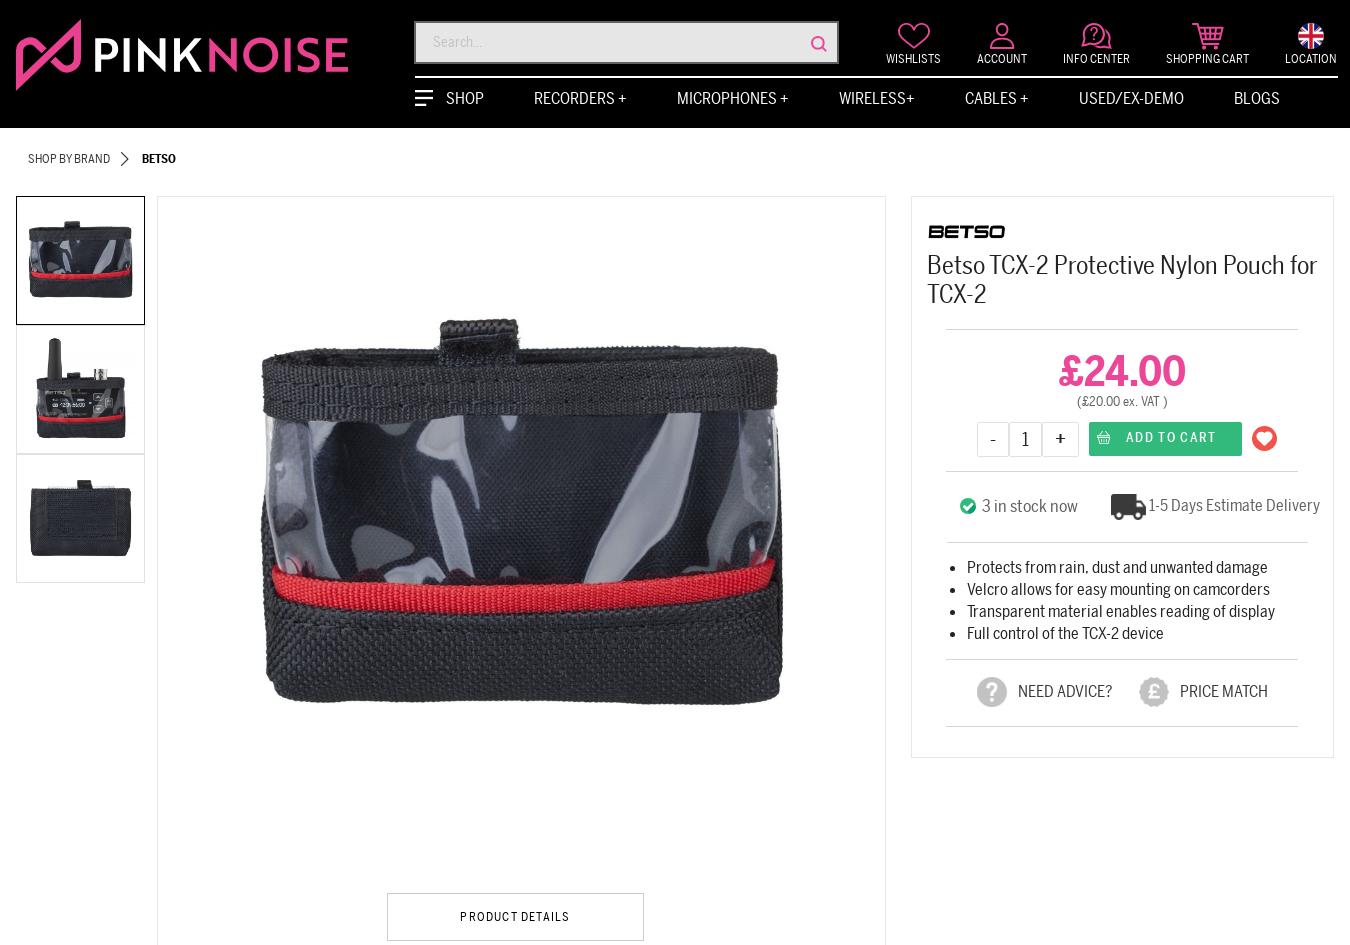 The image size is (1350, 945). Describe the element at coordinates (995, 98) in the screenshot. I see `'Cables +'` at that location.